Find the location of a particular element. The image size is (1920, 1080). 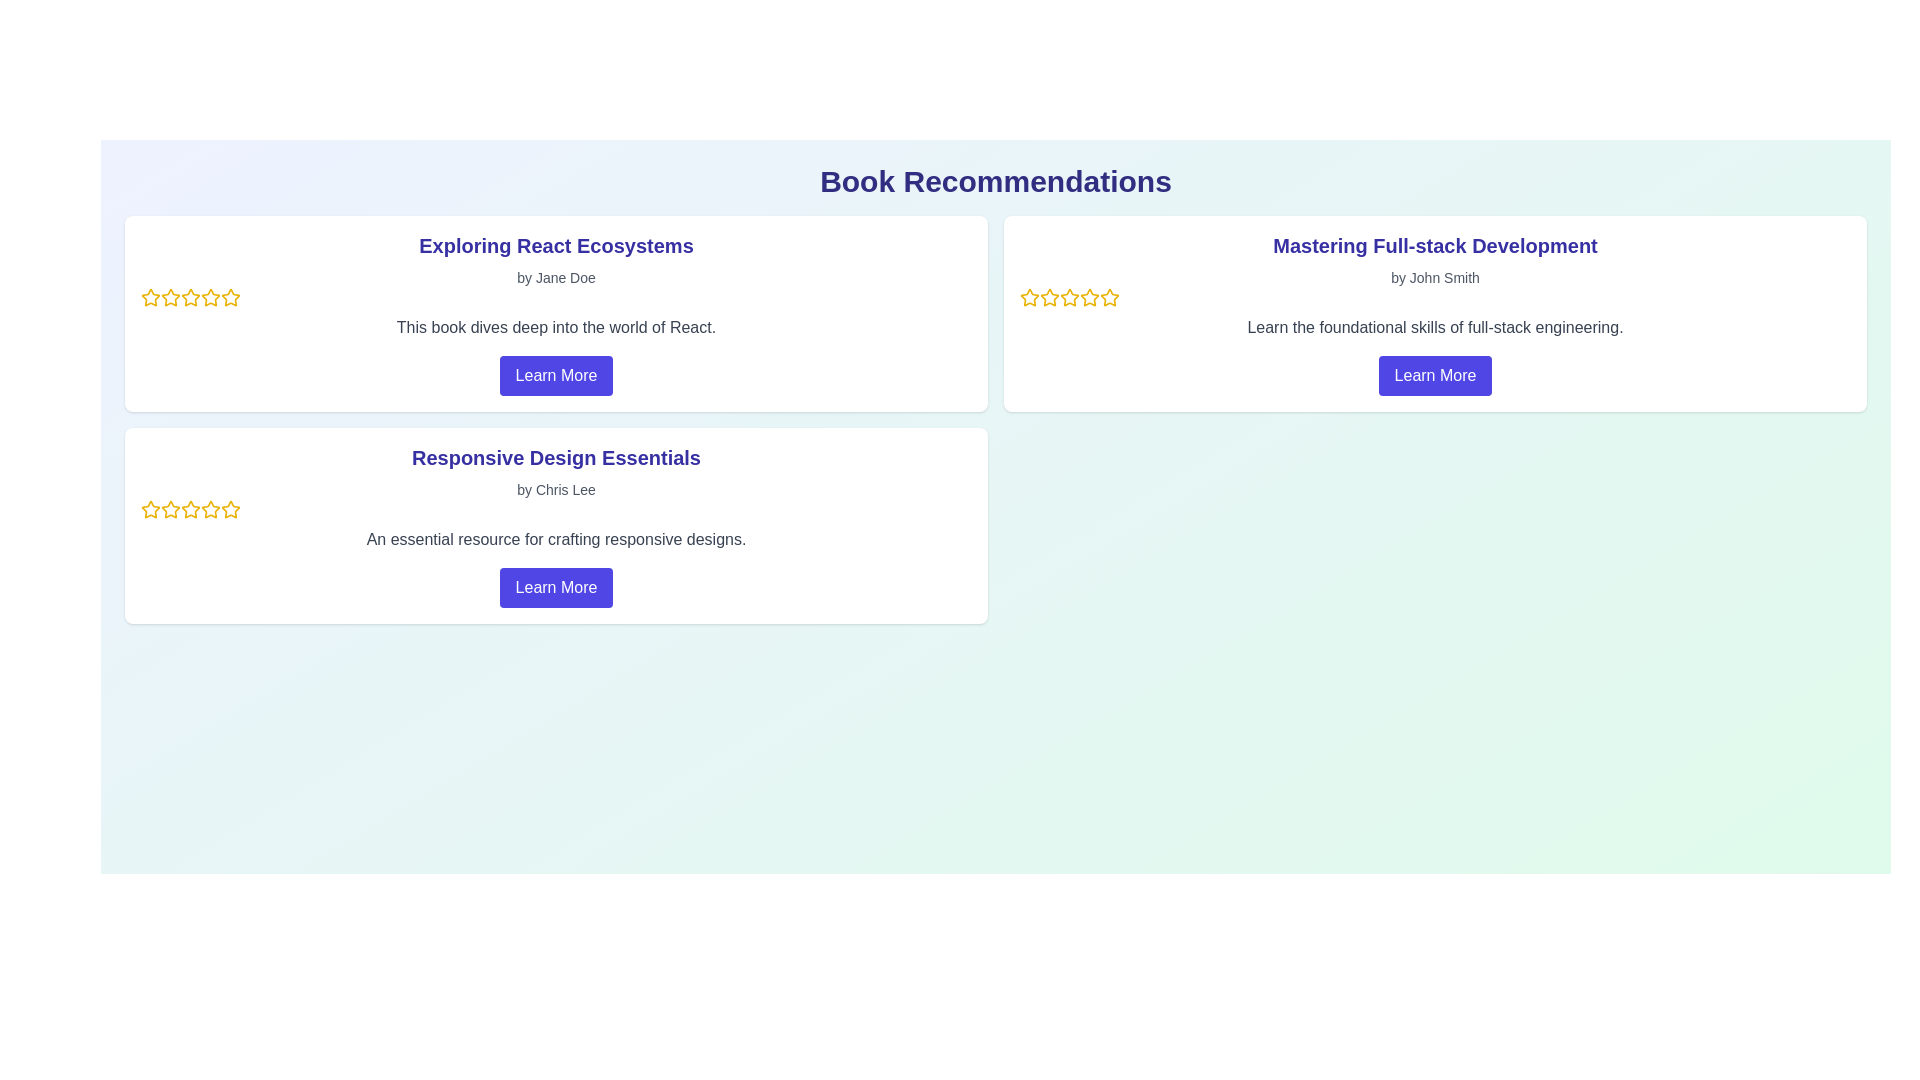

the second star icon in the rating system for the book 'Responsive Design Essentials' is located at coordinates (211, 508).